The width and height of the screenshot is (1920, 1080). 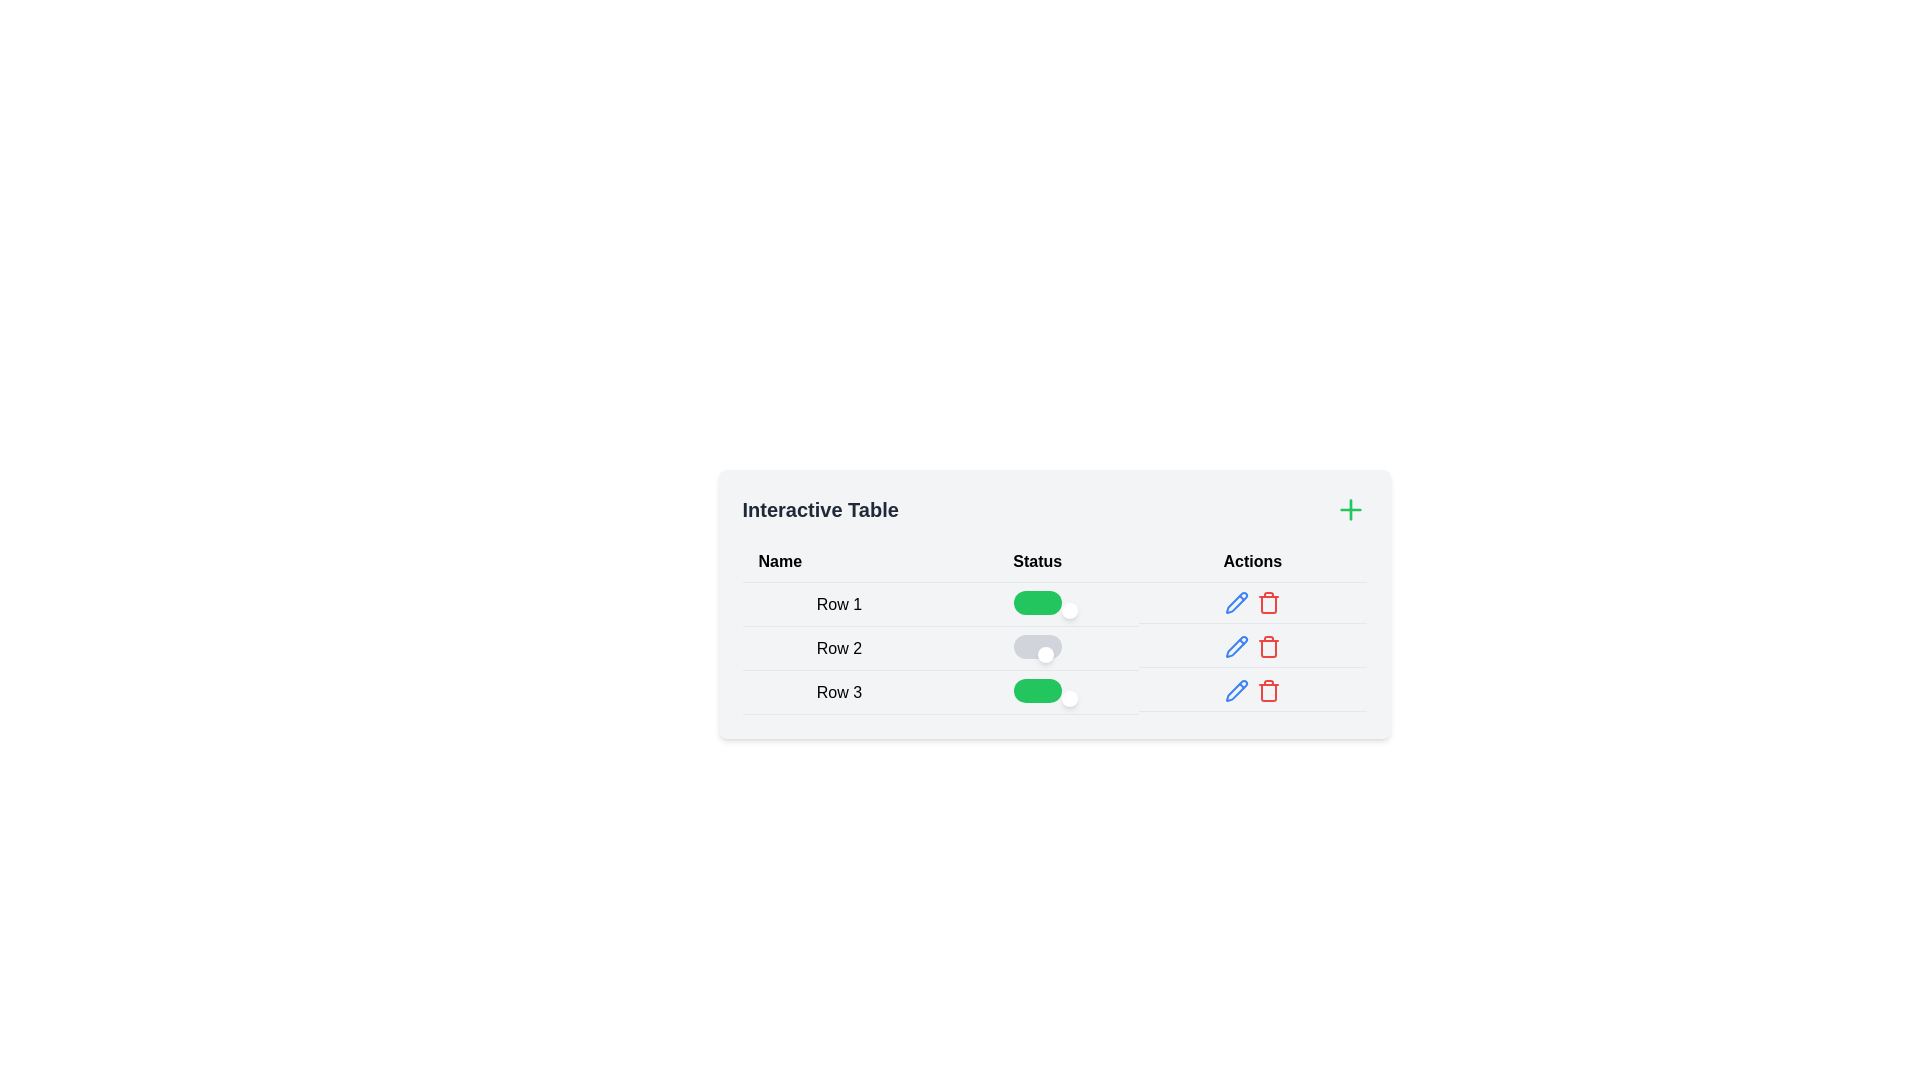 What do you see at coordinates (839, 603) in the screenshot?
I see `the Text element that displays the label for the first row of the table, located under the 'Name' column` at bounding box center [839, 603].